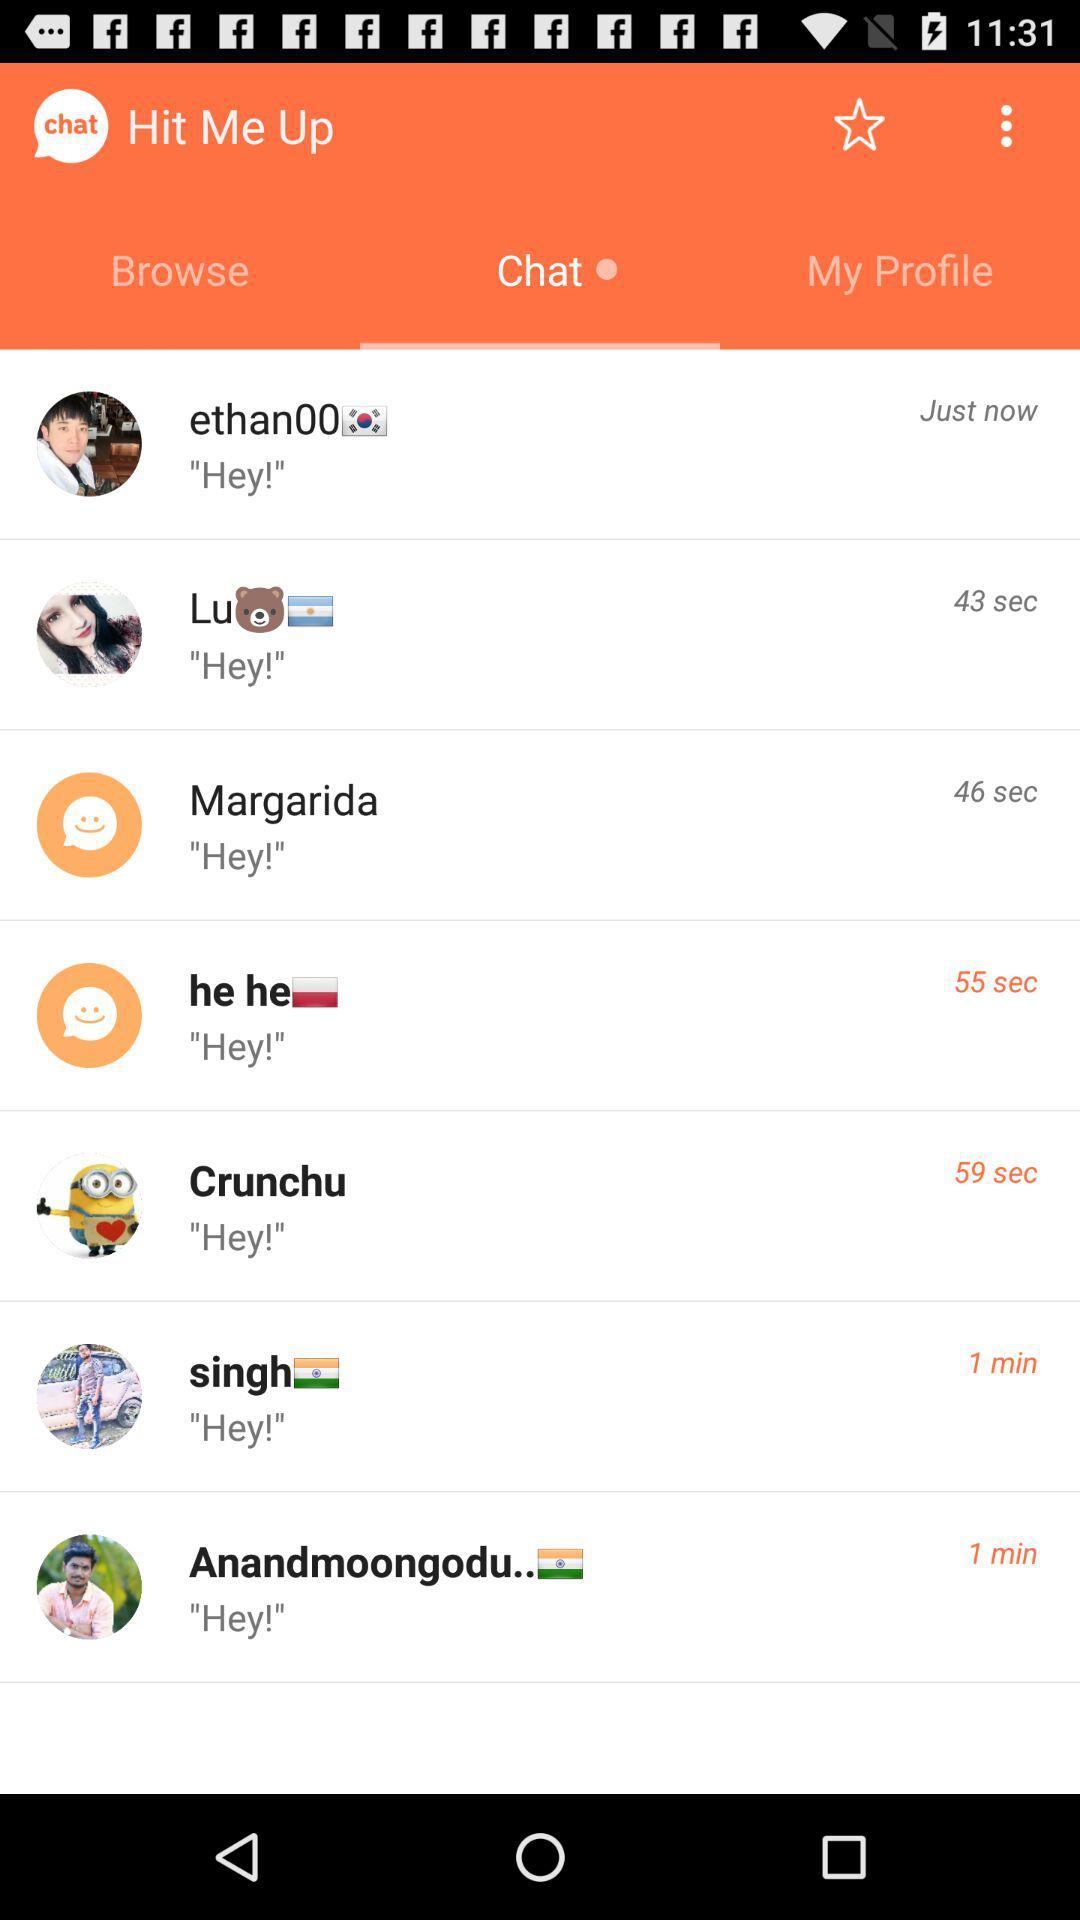 This screenshot has width=1080, height=1920. What do you see at coordinates (858, 124) in the screenshot?
I see `to favorites` at bounding box center [858, 124].